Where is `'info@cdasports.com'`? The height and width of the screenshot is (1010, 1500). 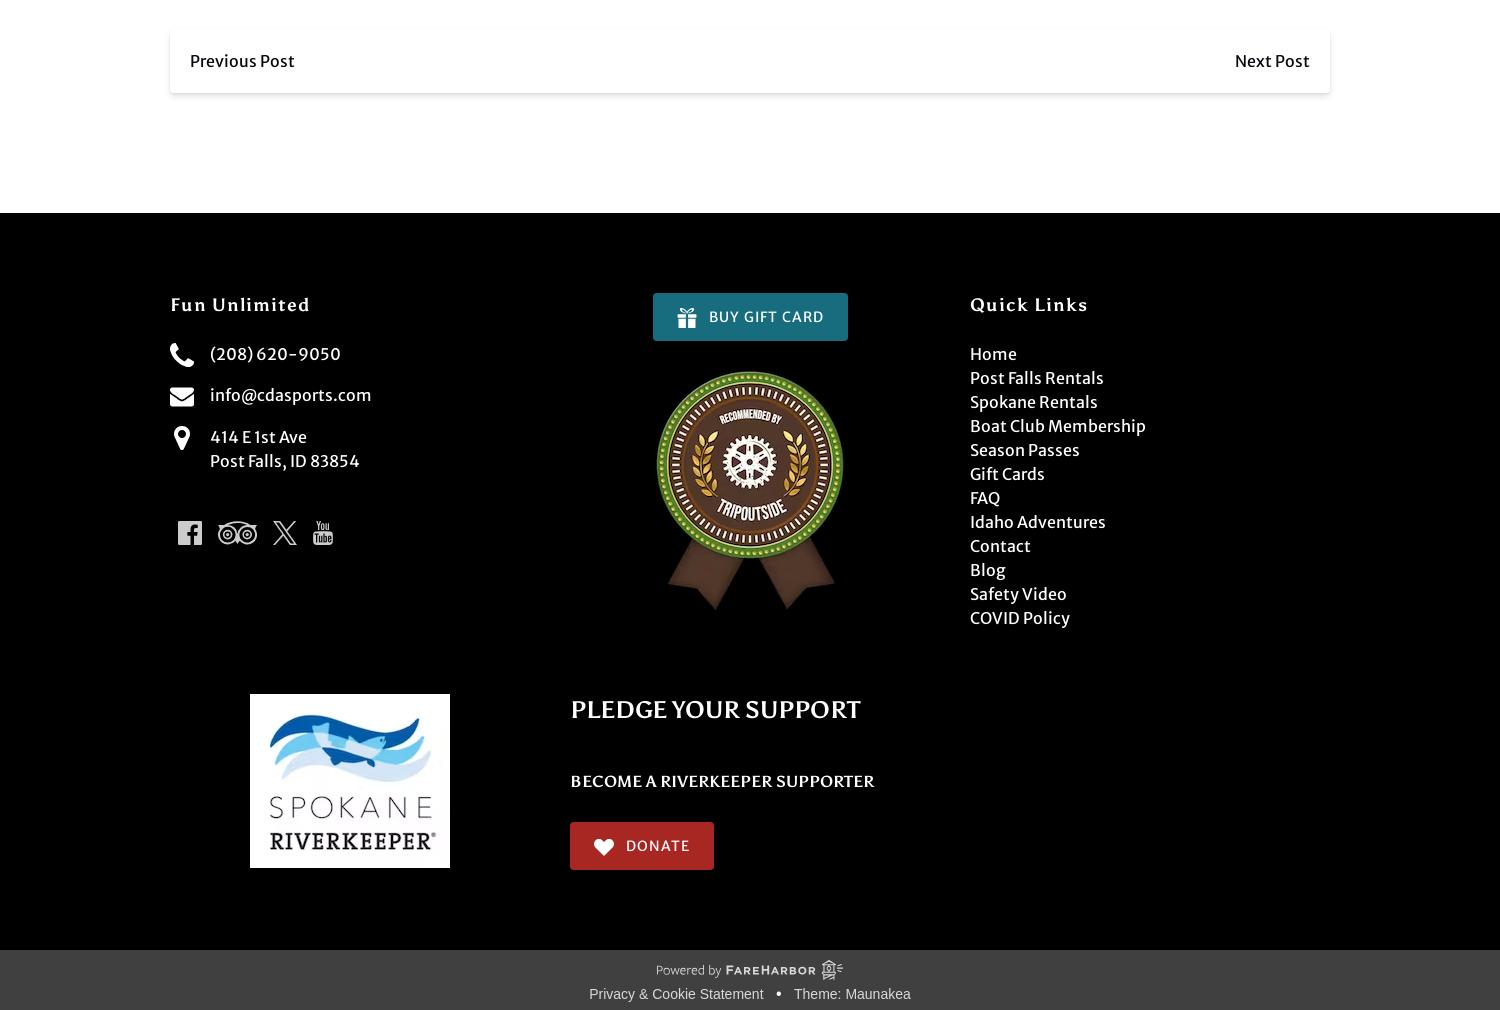
'info@cdasports.com' is located at coordinates (291, 395).